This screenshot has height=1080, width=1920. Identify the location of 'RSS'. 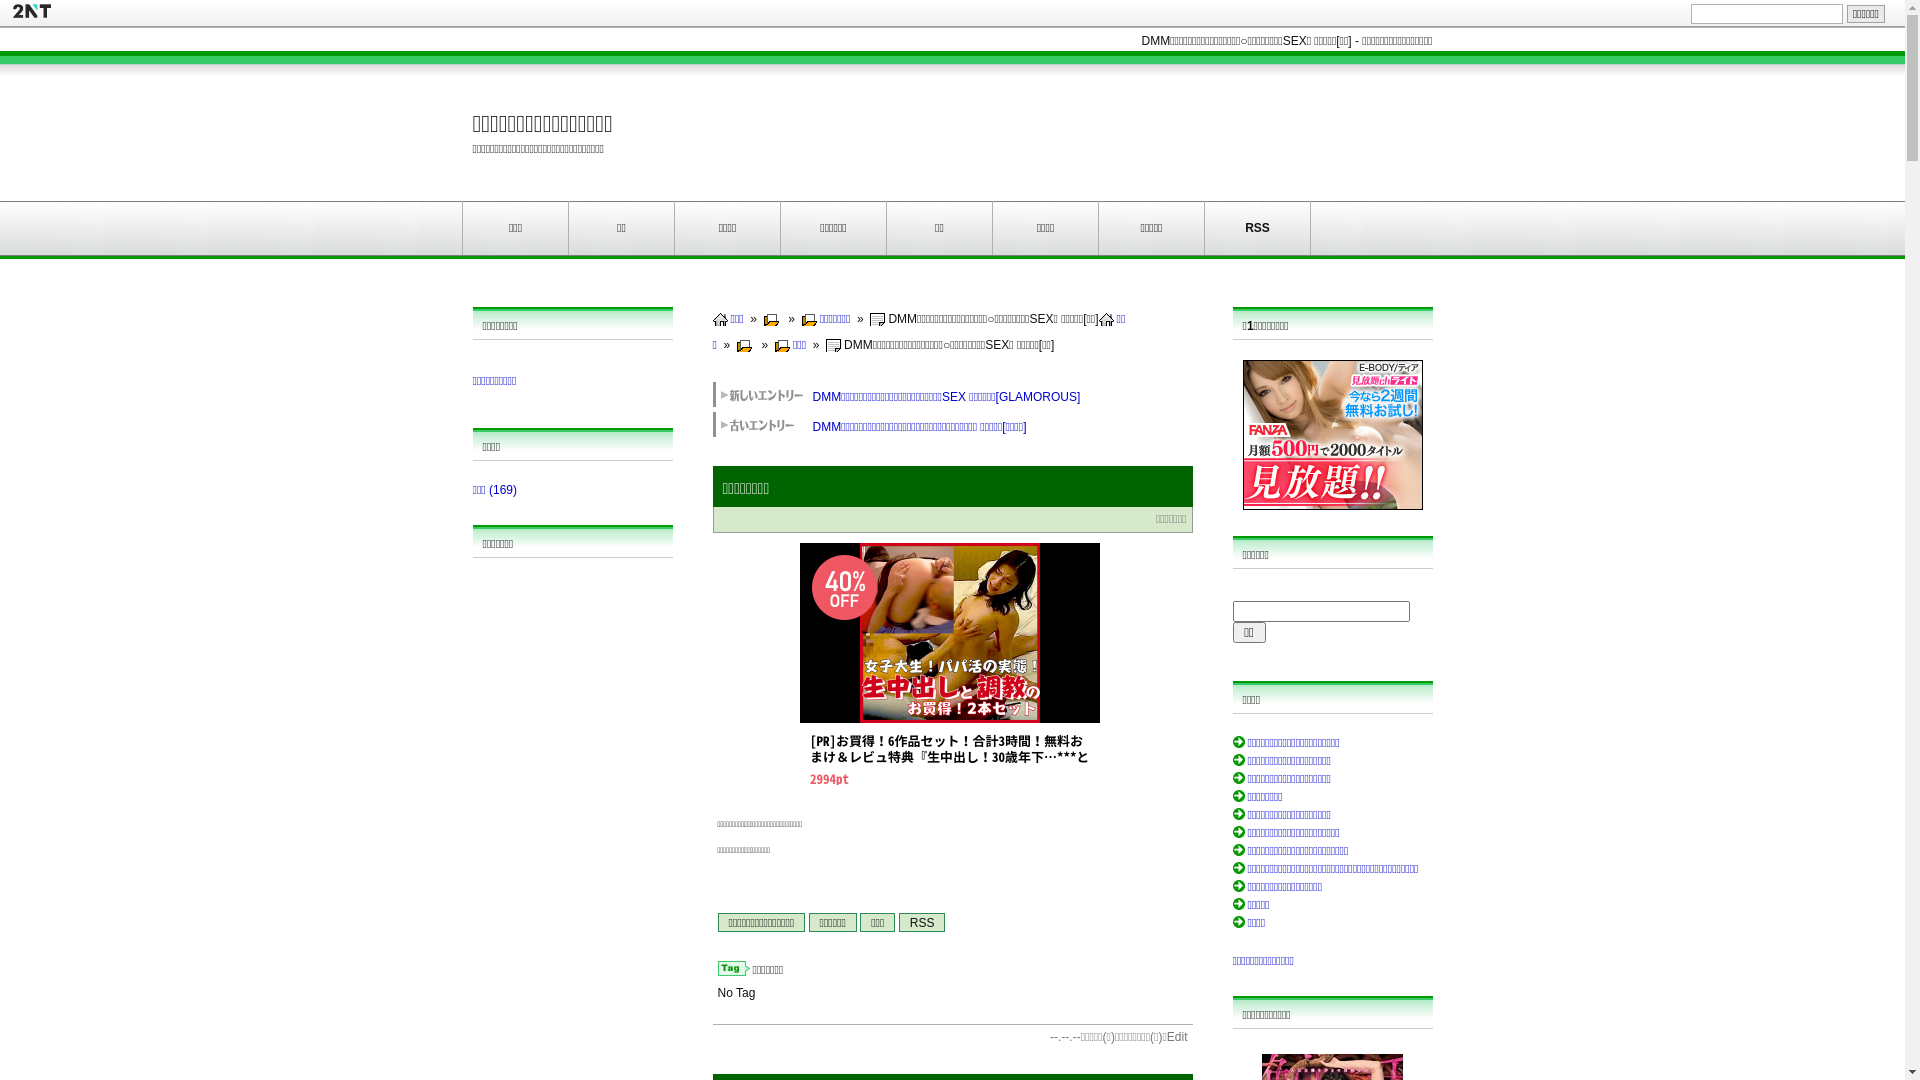
(921, 922).